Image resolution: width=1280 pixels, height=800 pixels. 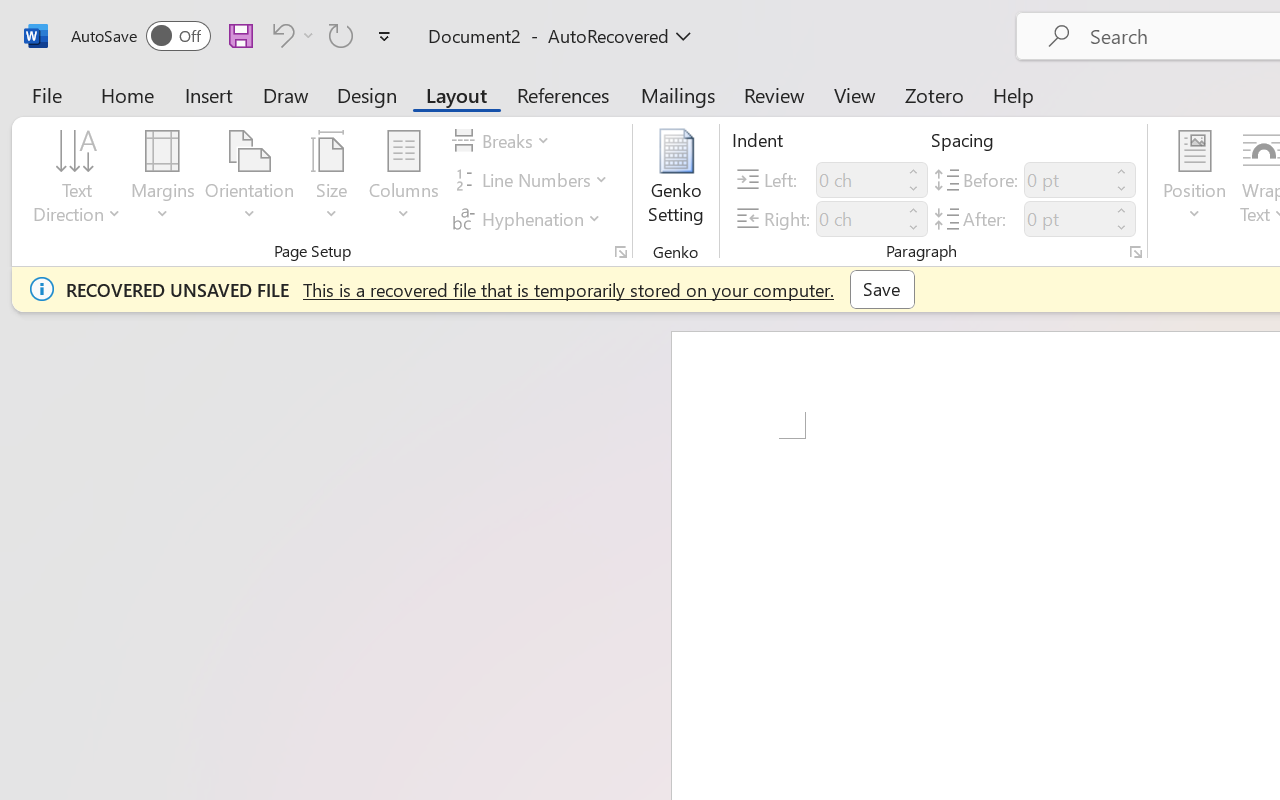 I want to click on 'Columns', so click(x=403, y=179).